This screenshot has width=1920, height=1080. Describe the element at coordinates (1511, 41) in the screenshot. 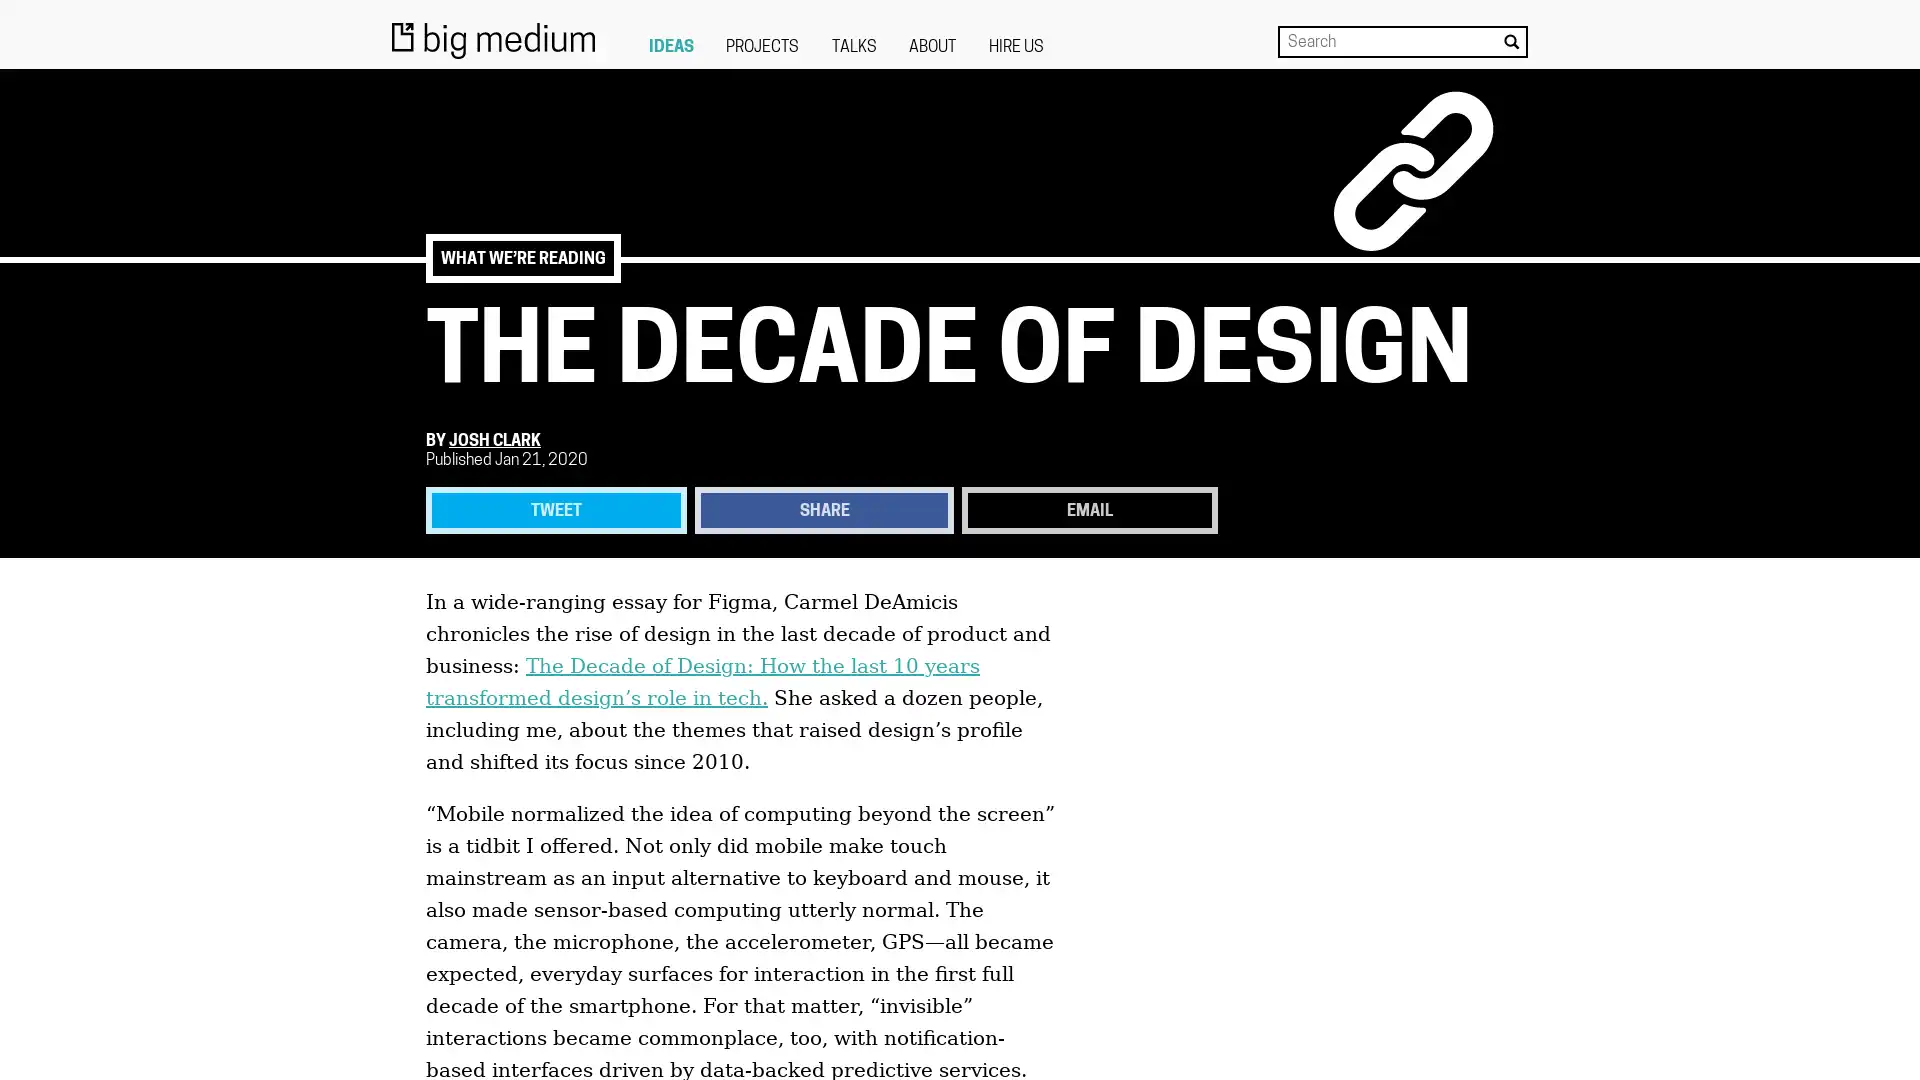

I see `Search` at that location.